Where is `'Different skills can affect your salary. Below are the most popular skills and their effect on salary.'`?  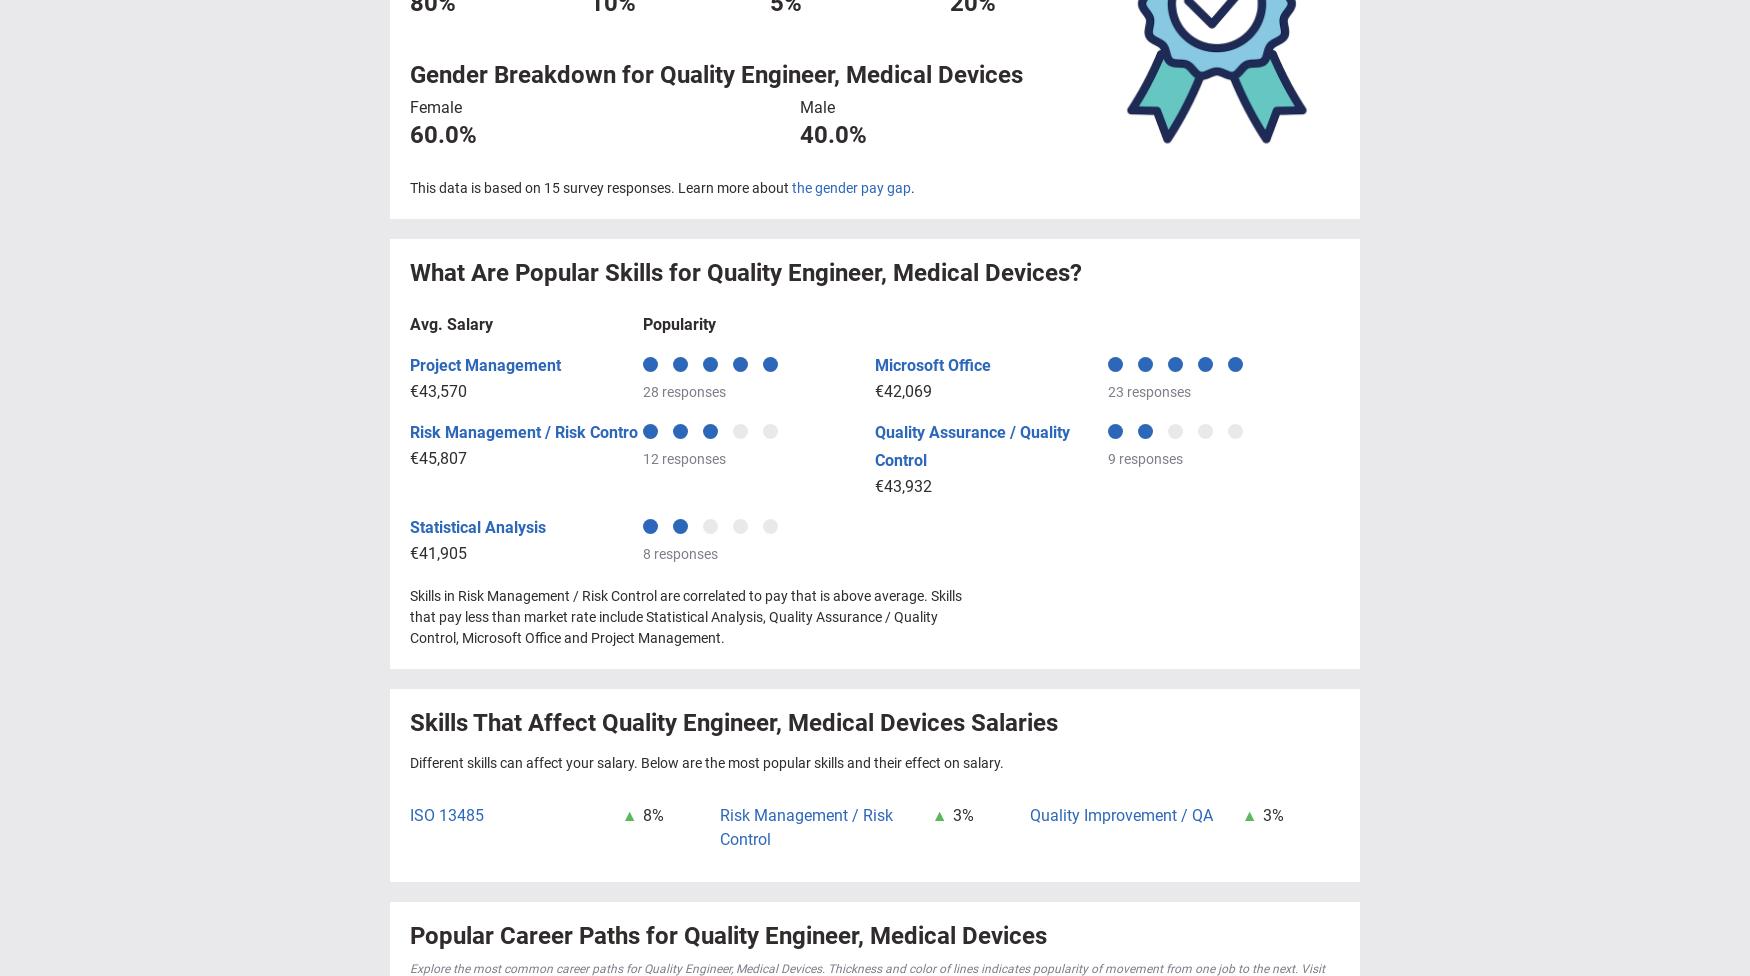
'Different skills can affect your salary. Below are the most popular skills and their effect on salary.' is located at coordinates (707, 761).